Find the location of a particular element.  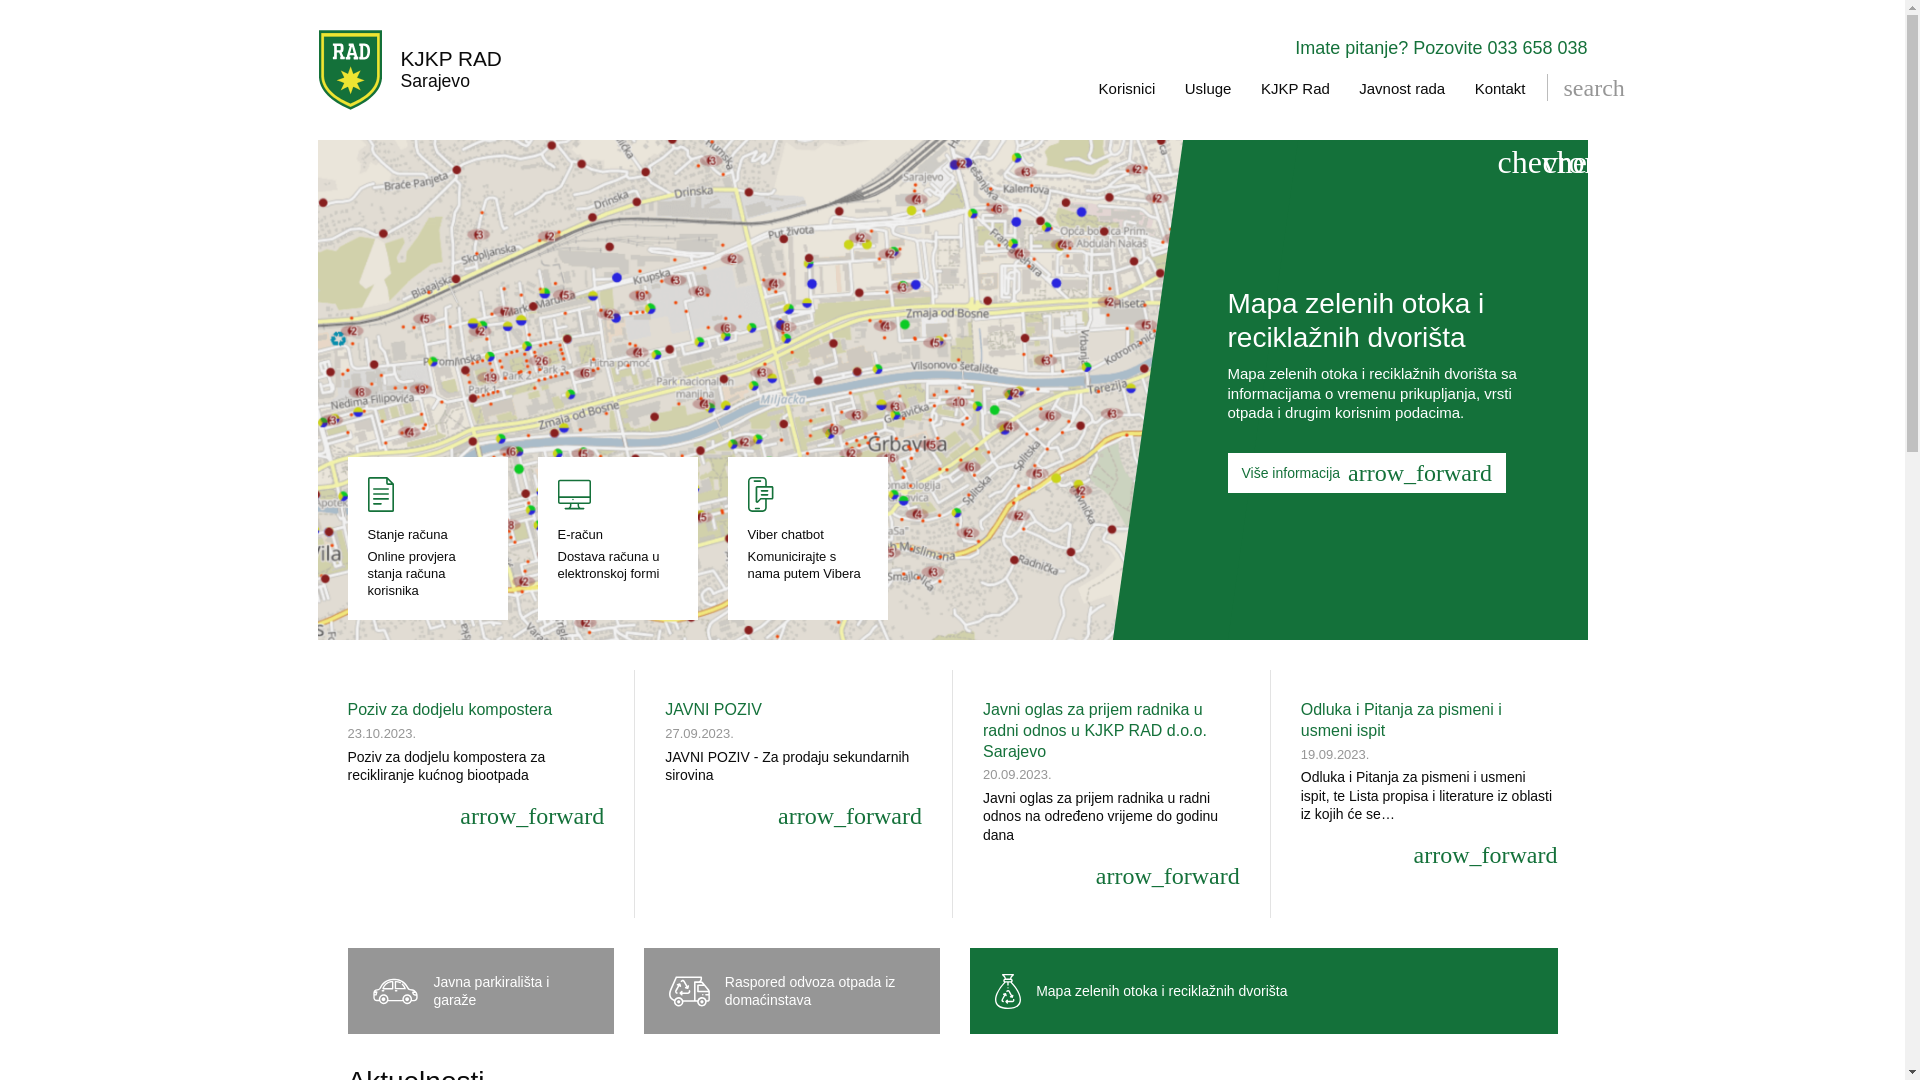

'KJKP RAD is located at coordinates (408, 68).